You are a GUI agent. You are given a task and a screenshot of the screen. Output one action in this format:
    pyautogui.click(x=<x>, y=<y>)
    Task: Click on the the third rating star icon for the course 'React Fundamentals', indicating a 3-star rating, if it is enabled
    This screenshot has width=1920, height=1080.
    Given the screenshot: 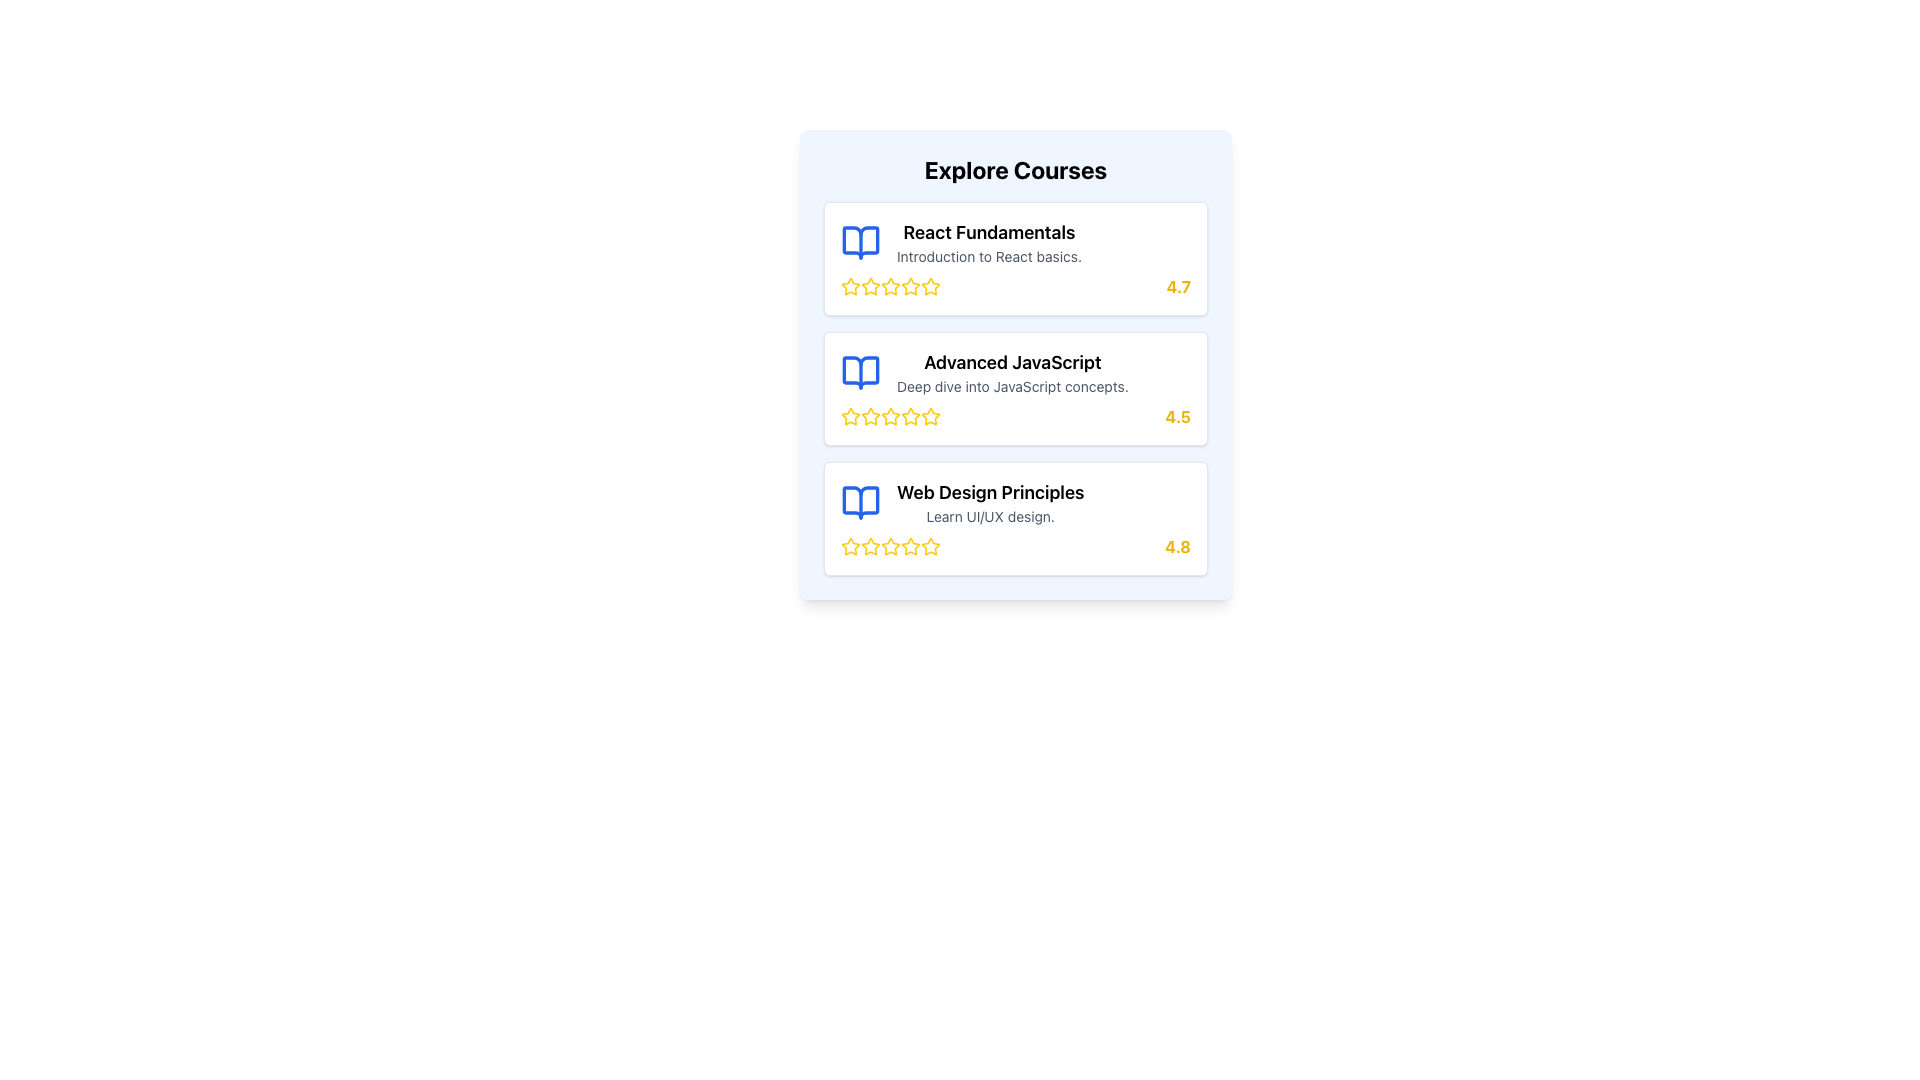 What is the action you would take?
    pyautogui.click(x=870, y=286)
    